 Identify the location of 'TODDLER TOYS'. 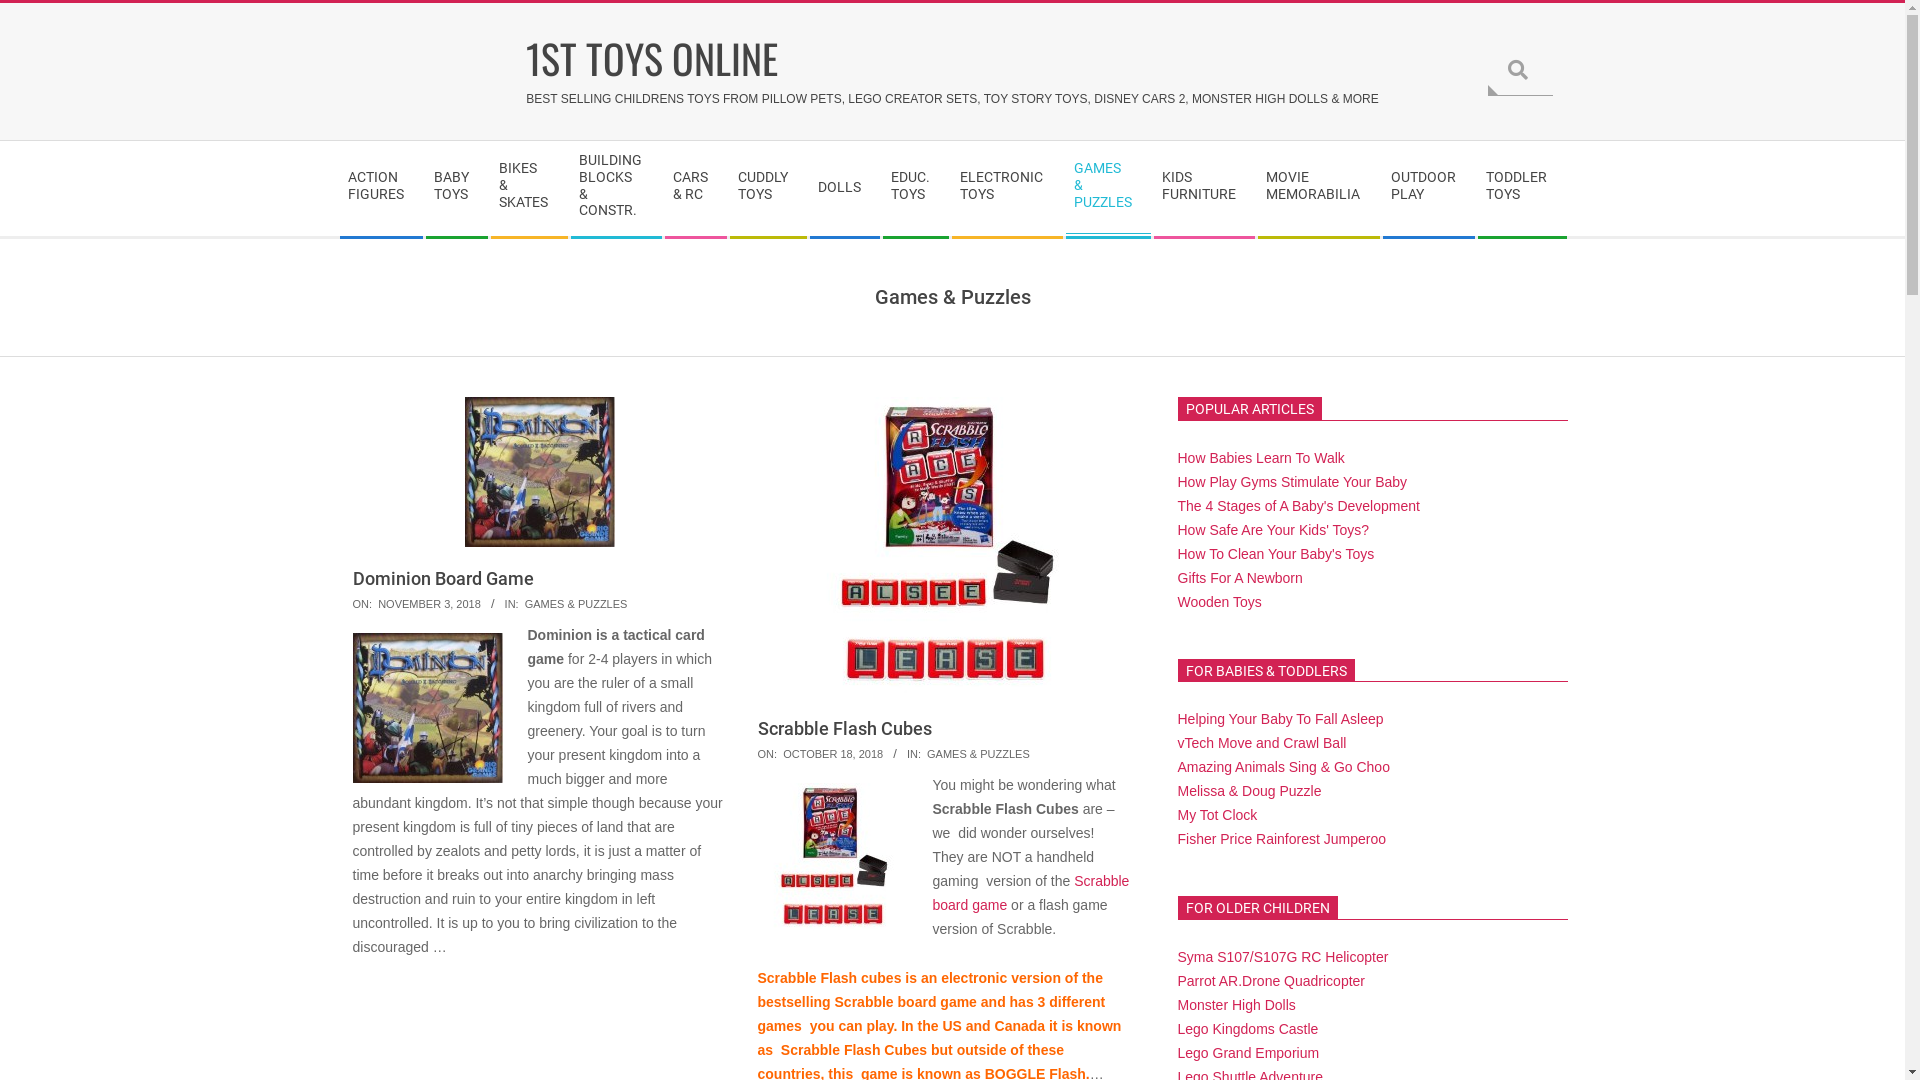
(1520, 189).